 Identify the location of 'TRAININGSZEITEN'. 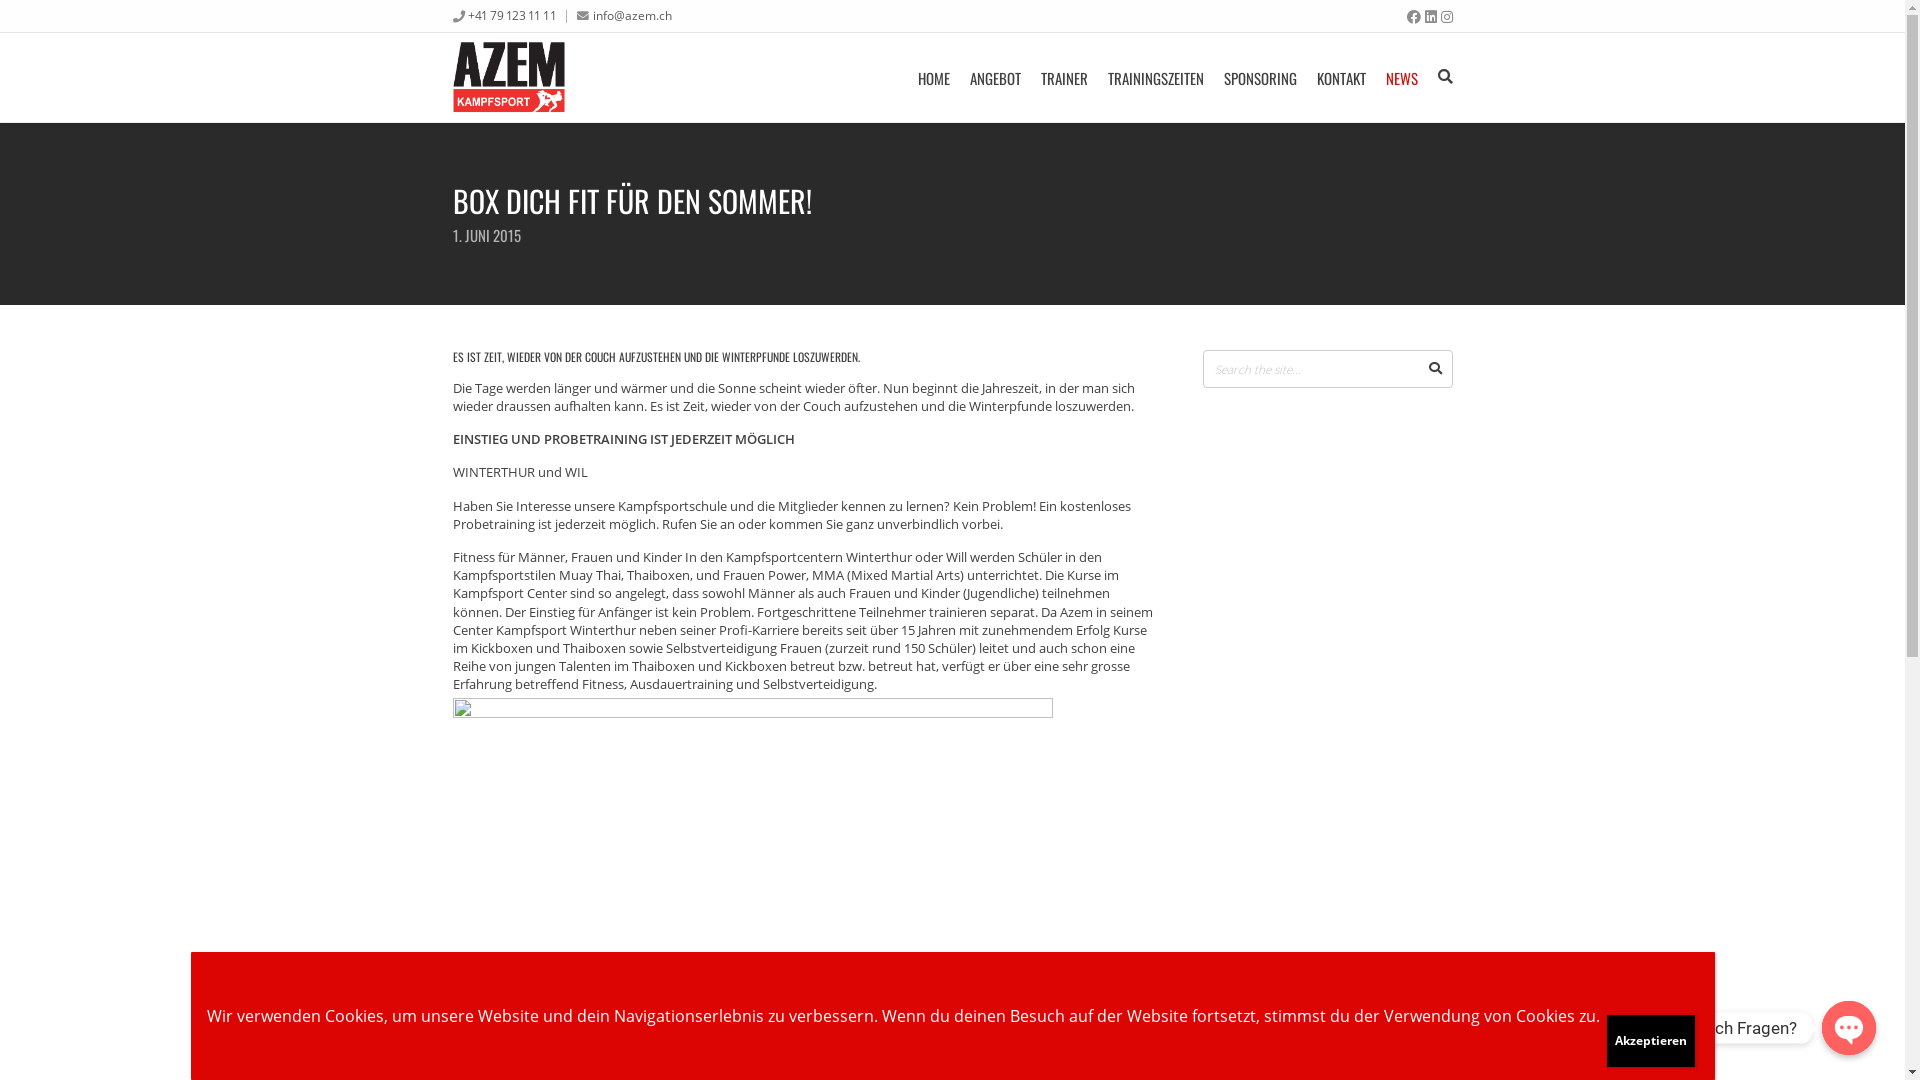
(1156, 76).